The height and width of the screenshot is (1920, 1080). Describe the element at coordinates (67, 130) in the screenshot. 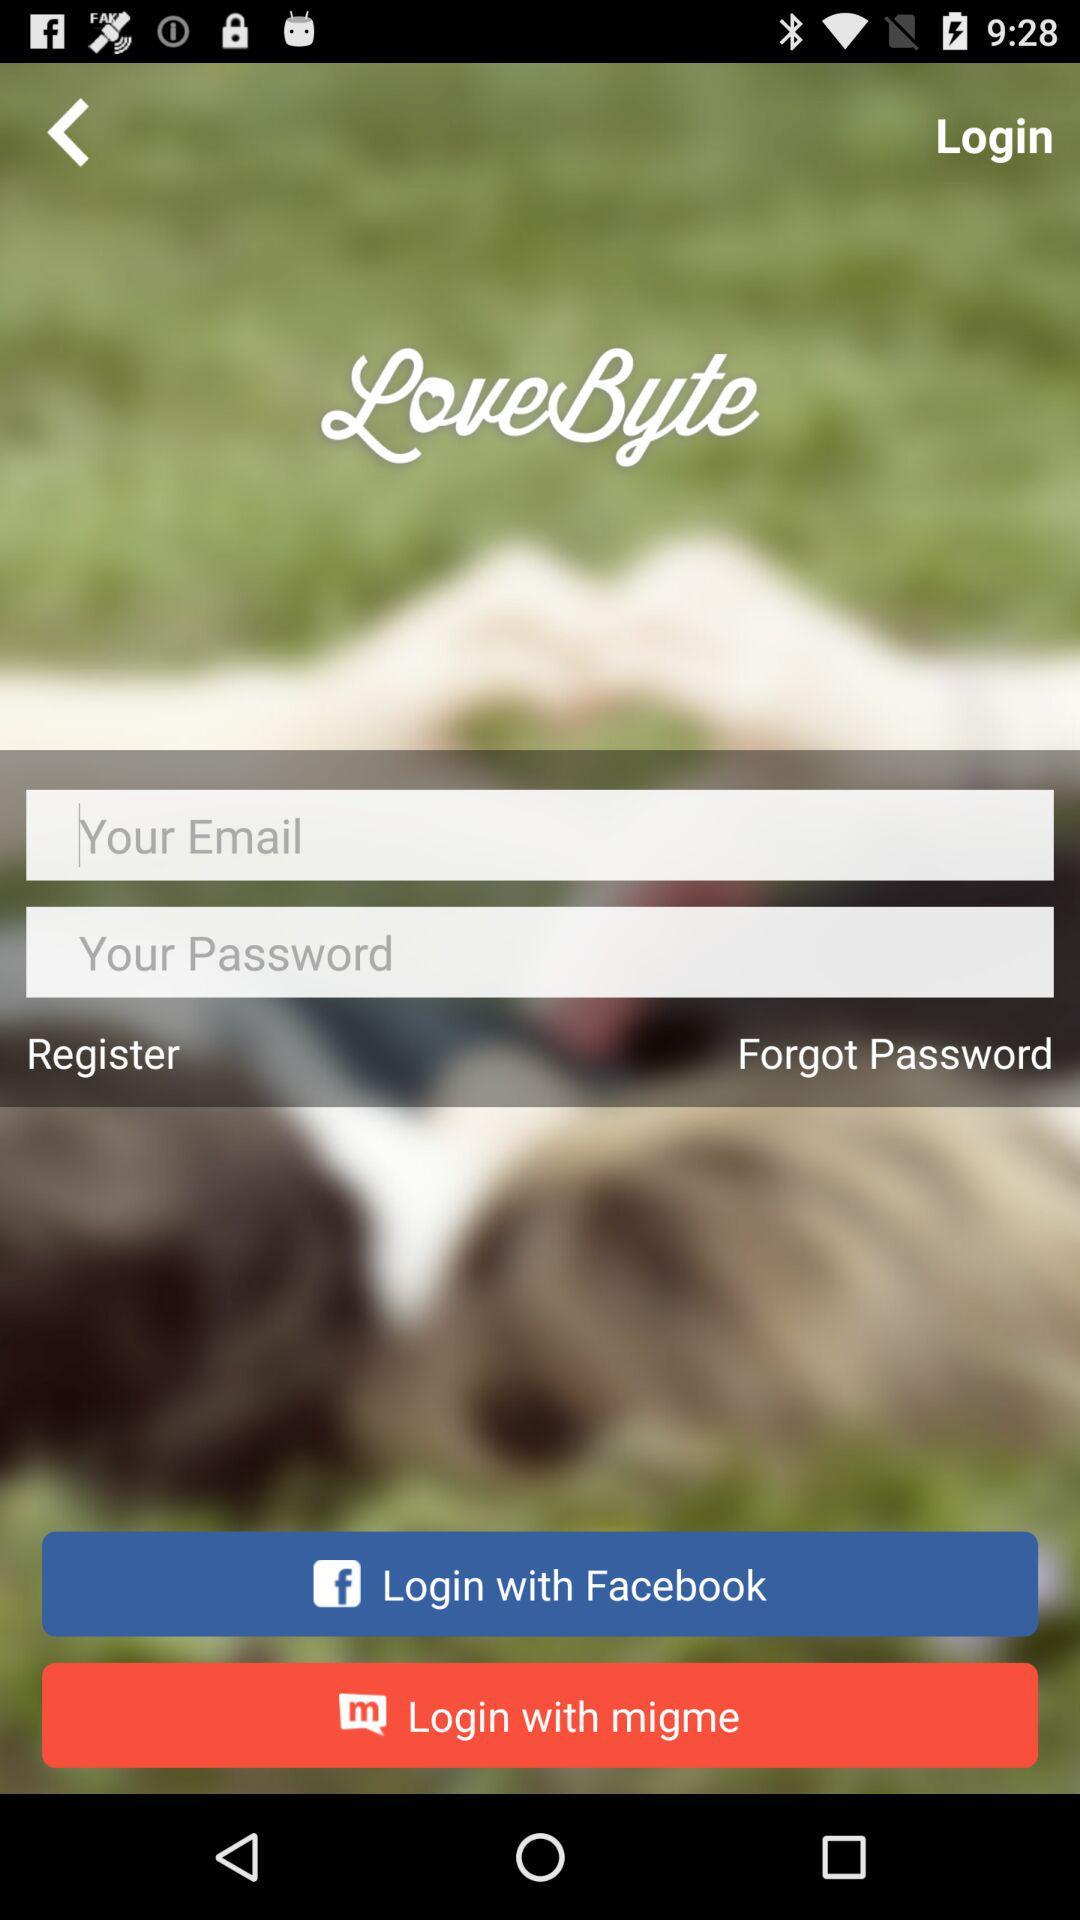

I see `go back` at that location.